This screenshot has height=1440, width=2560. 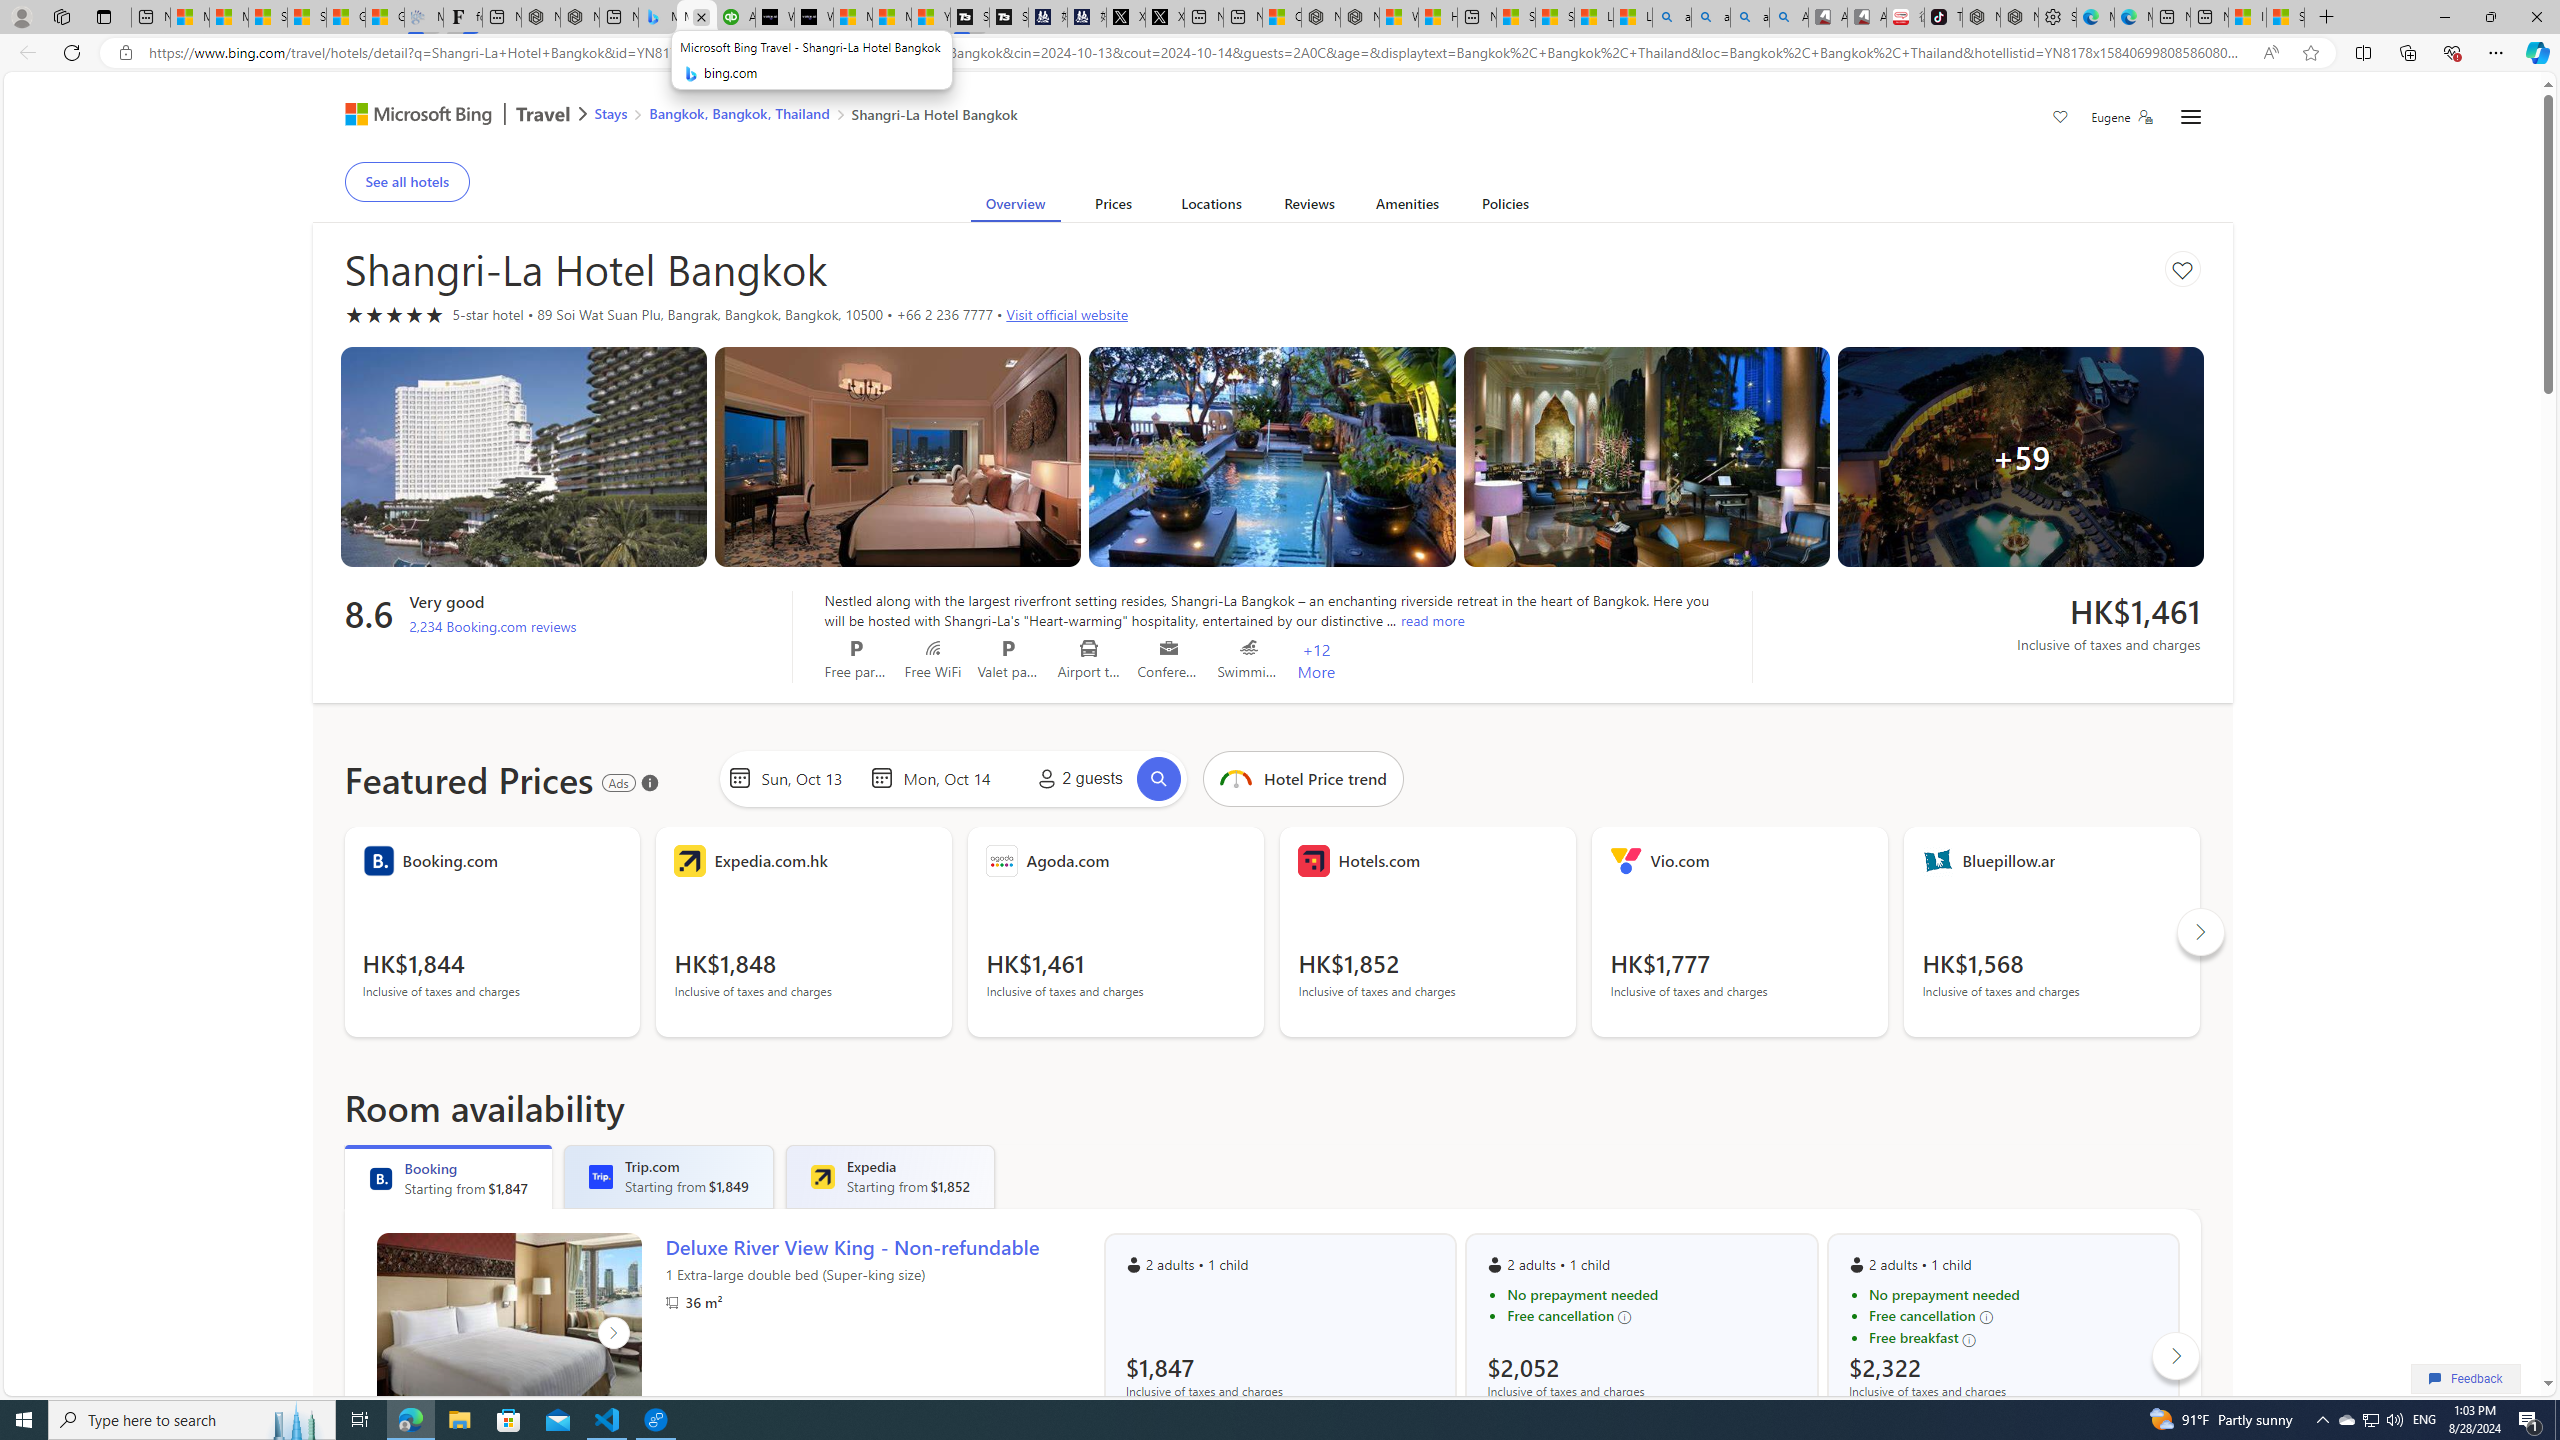 I want to click on 'Hotel room image + 59', so click(x=2021, y=455).